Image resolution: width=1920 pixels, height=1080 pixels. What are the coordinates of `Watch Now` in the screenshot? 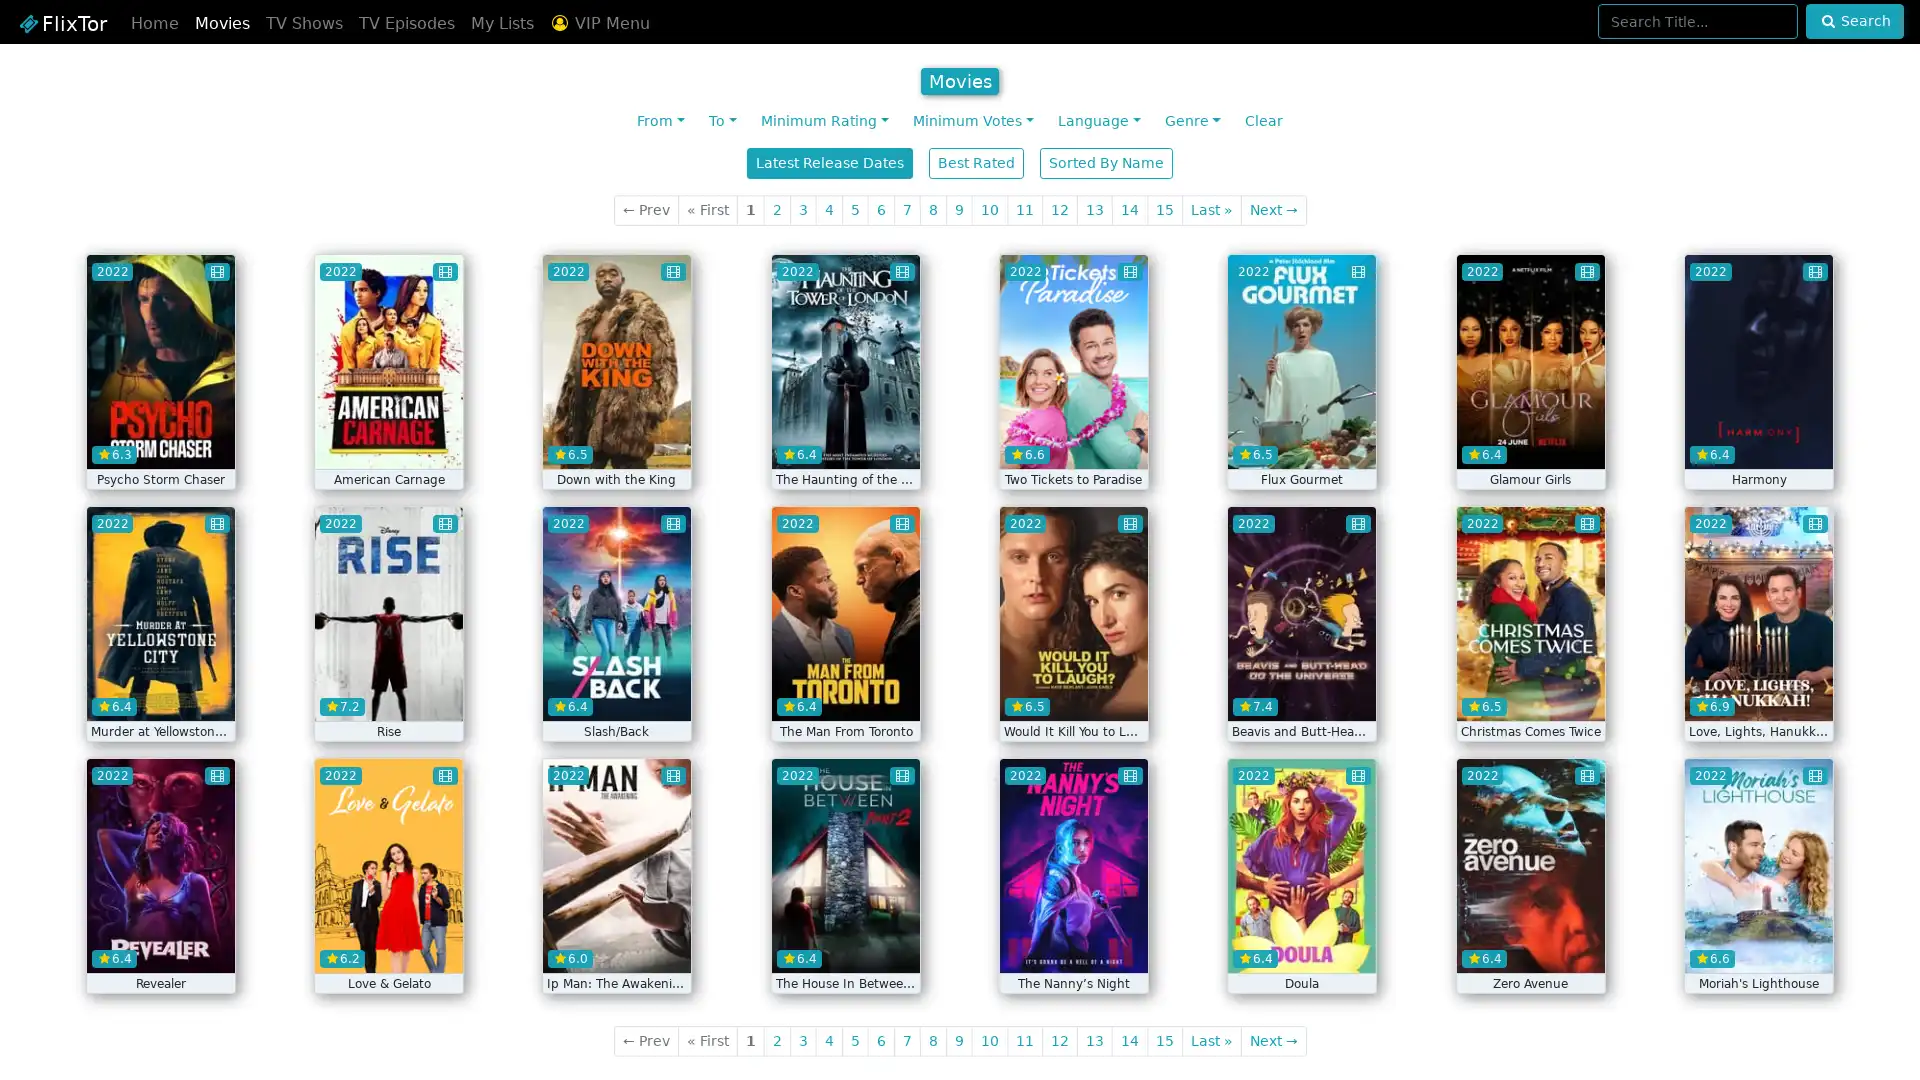 It's located at (845, 944).